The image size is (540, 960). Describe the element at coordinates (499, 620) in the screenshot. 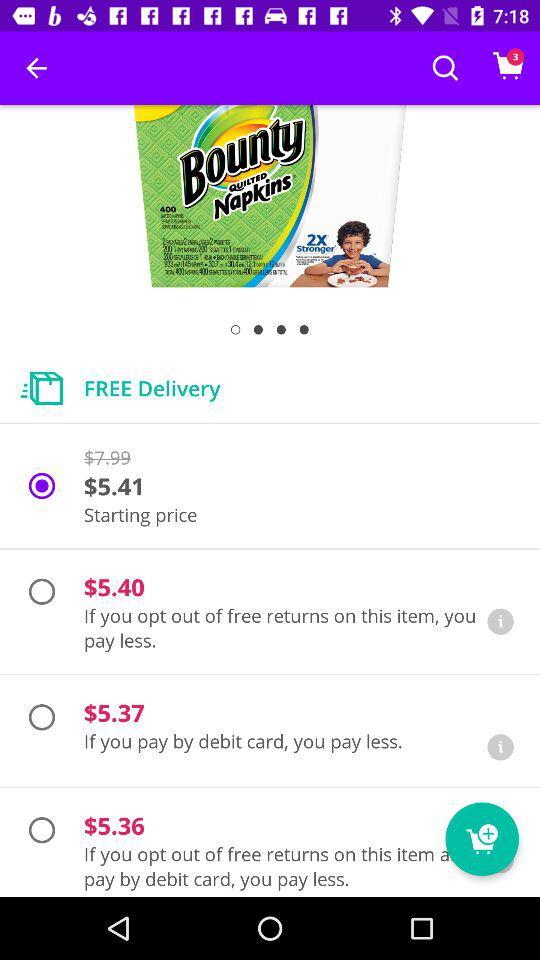

I see `additional note available button` at that location.